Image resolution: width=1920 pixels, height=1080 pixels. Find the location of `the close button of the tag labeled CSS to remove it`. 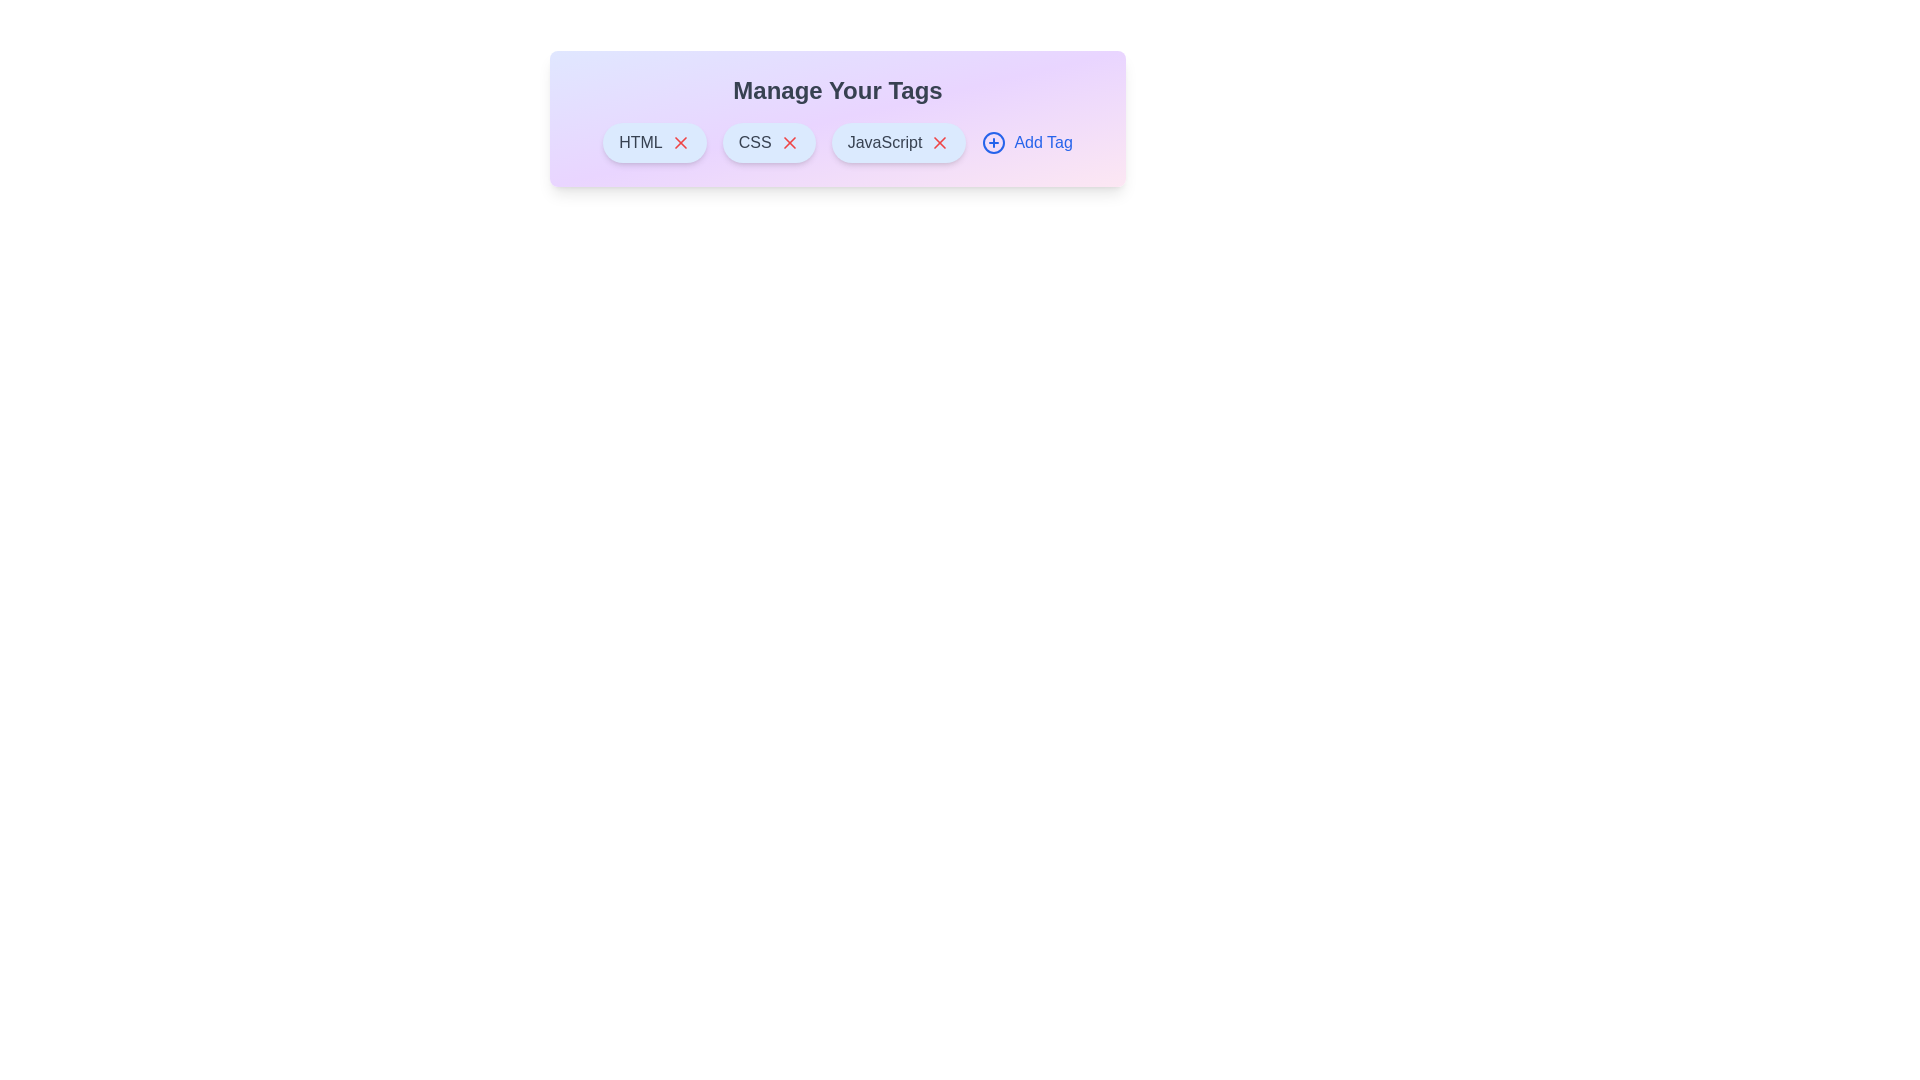

the close button of the tag labeled CSS to remove it is located at coordinates (788, 141).